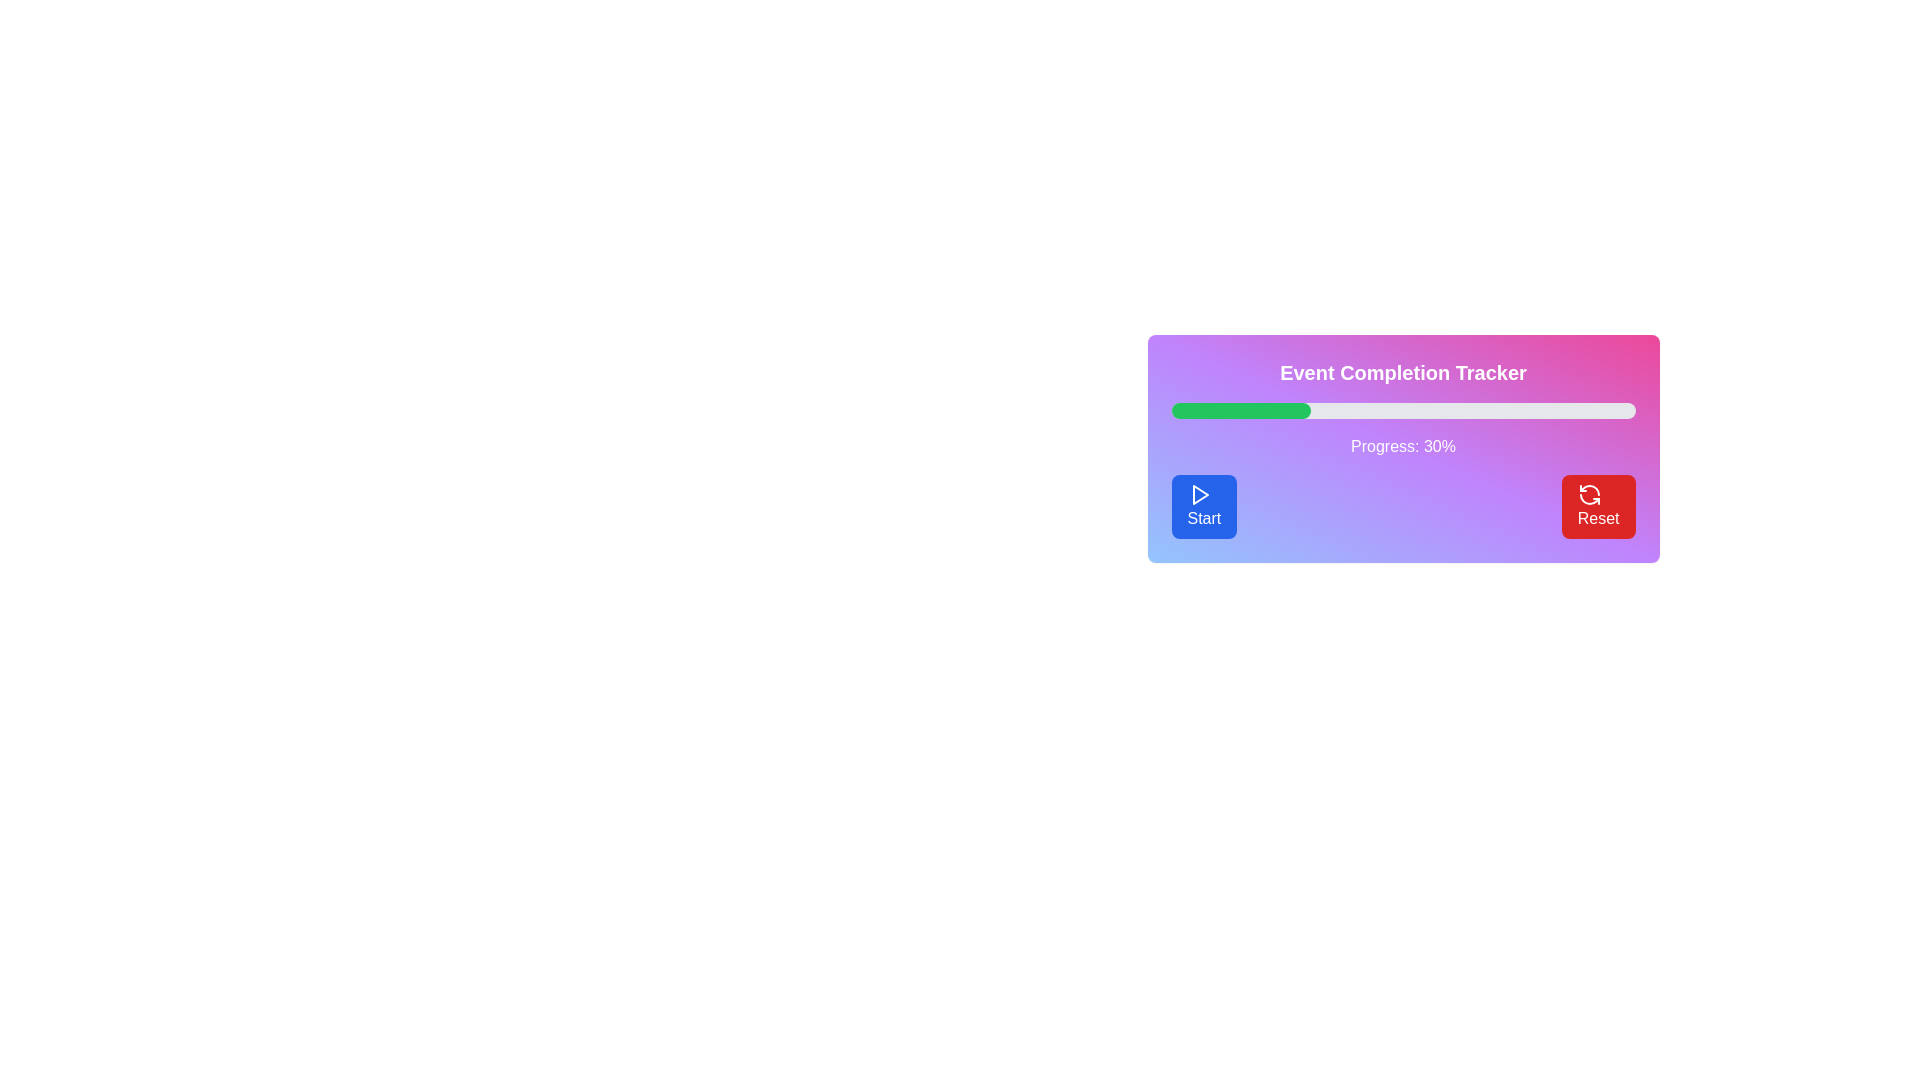 This screenshot has height=1080, width=1920. Describe the element at coordinates (1402, 446) in the screenshot. I see `the text label displaying the progress percentage within the 'Event Completion Tracker' card` at that location.